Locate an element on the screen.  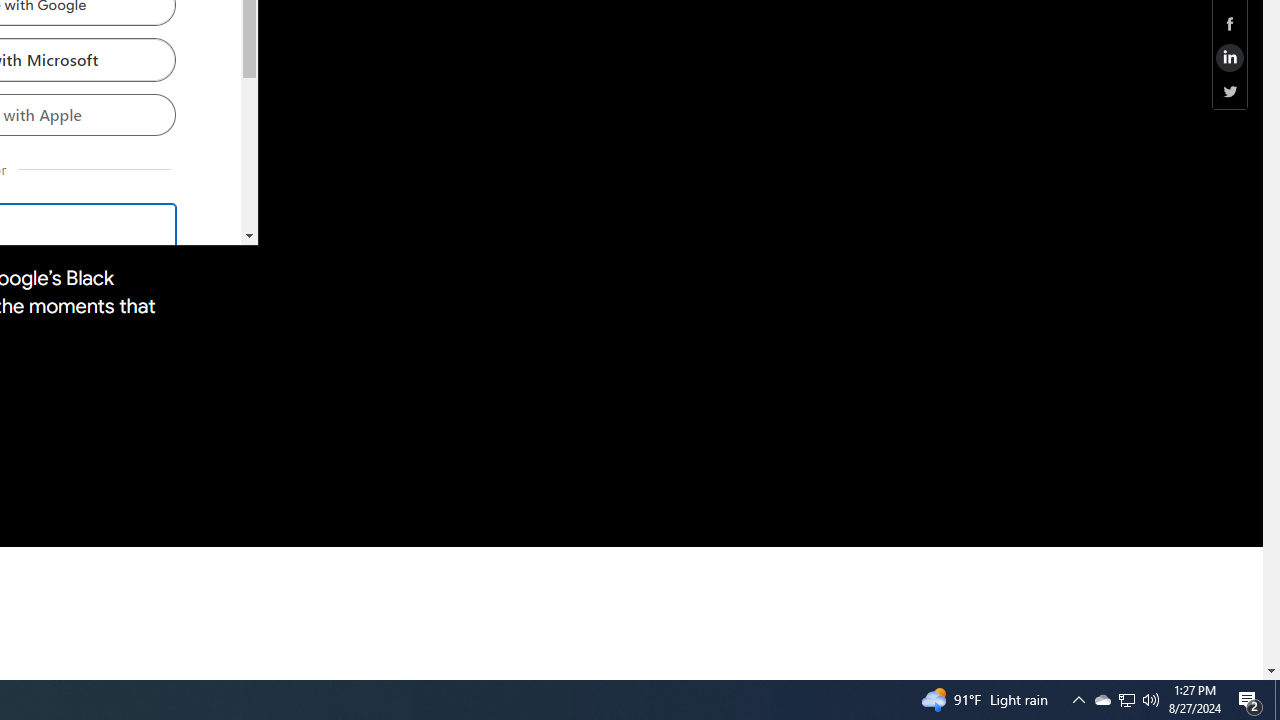
'Action Center, 2 new notifications' is located at coordinates (1250, 698).